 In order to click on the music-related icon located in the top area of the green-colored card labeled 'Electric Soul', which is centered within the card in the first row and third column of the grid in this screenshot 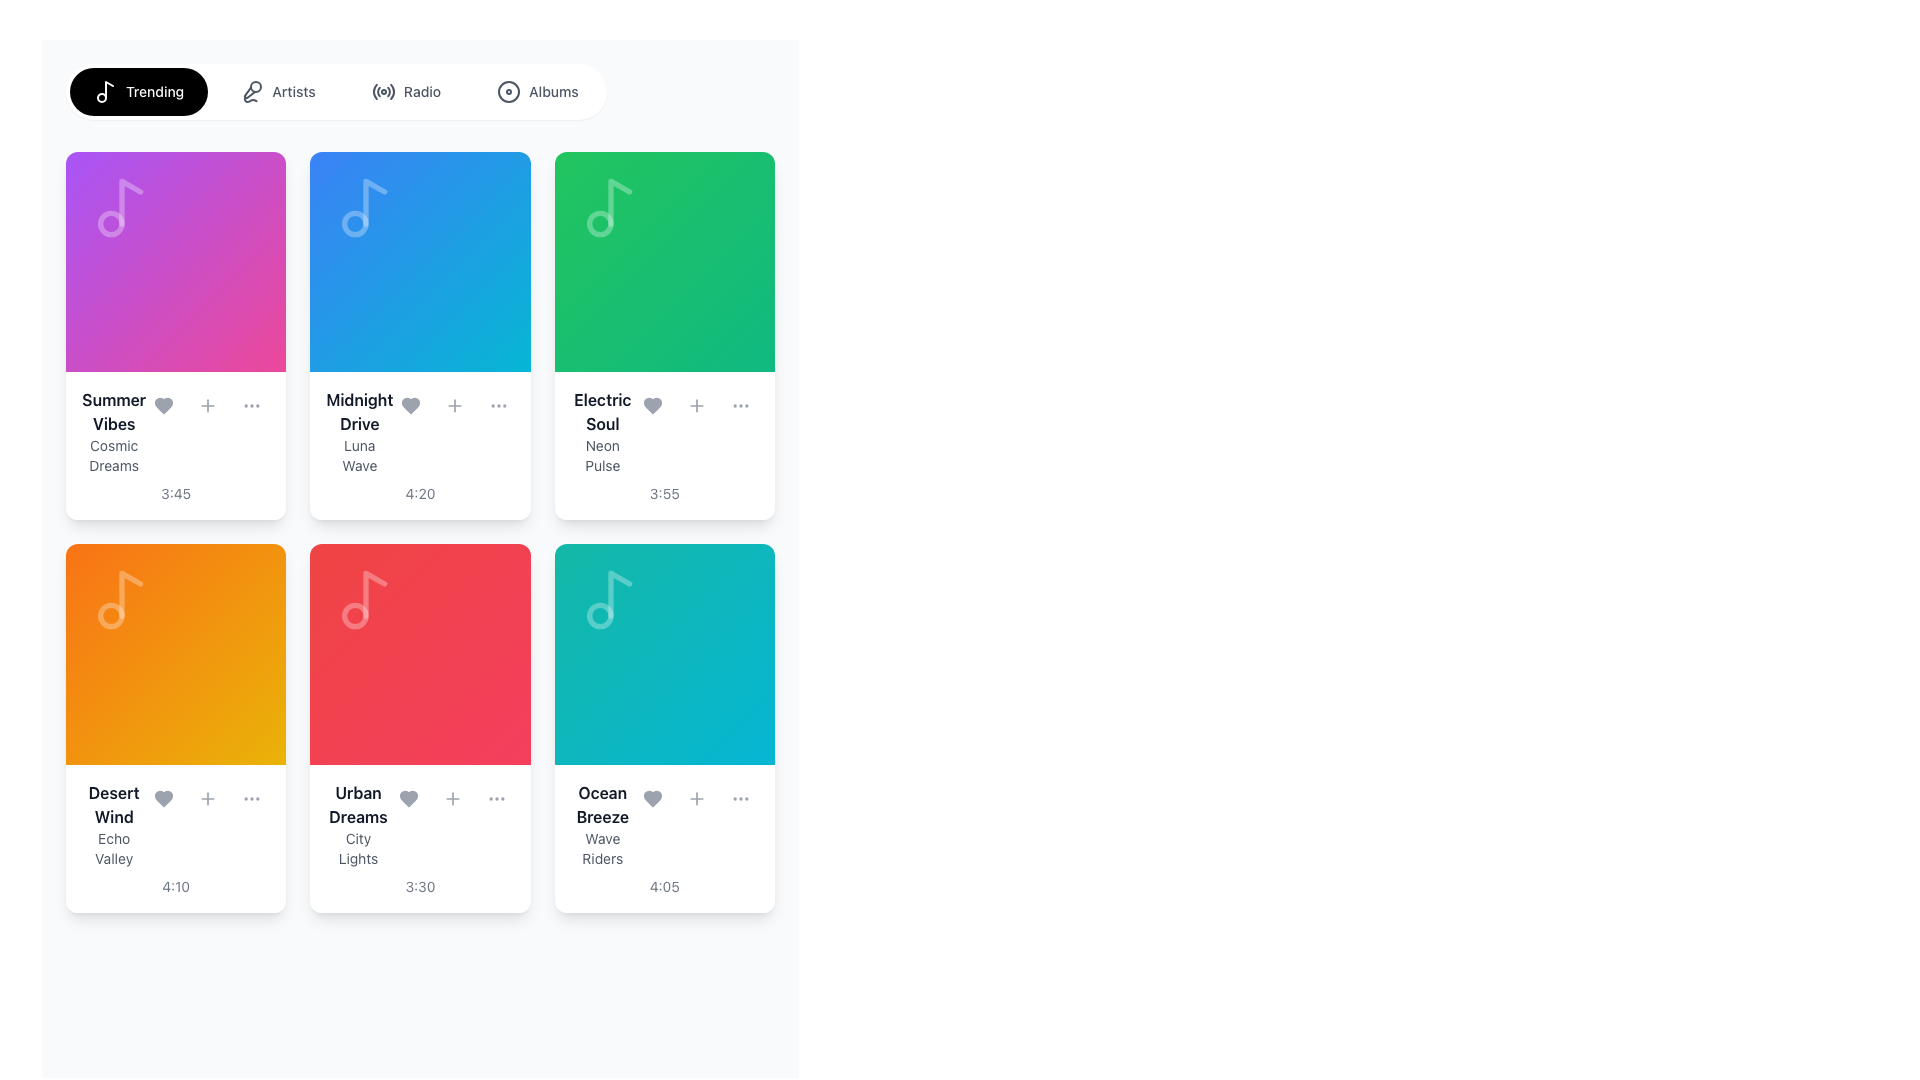, I will do `click(609, 208)`.